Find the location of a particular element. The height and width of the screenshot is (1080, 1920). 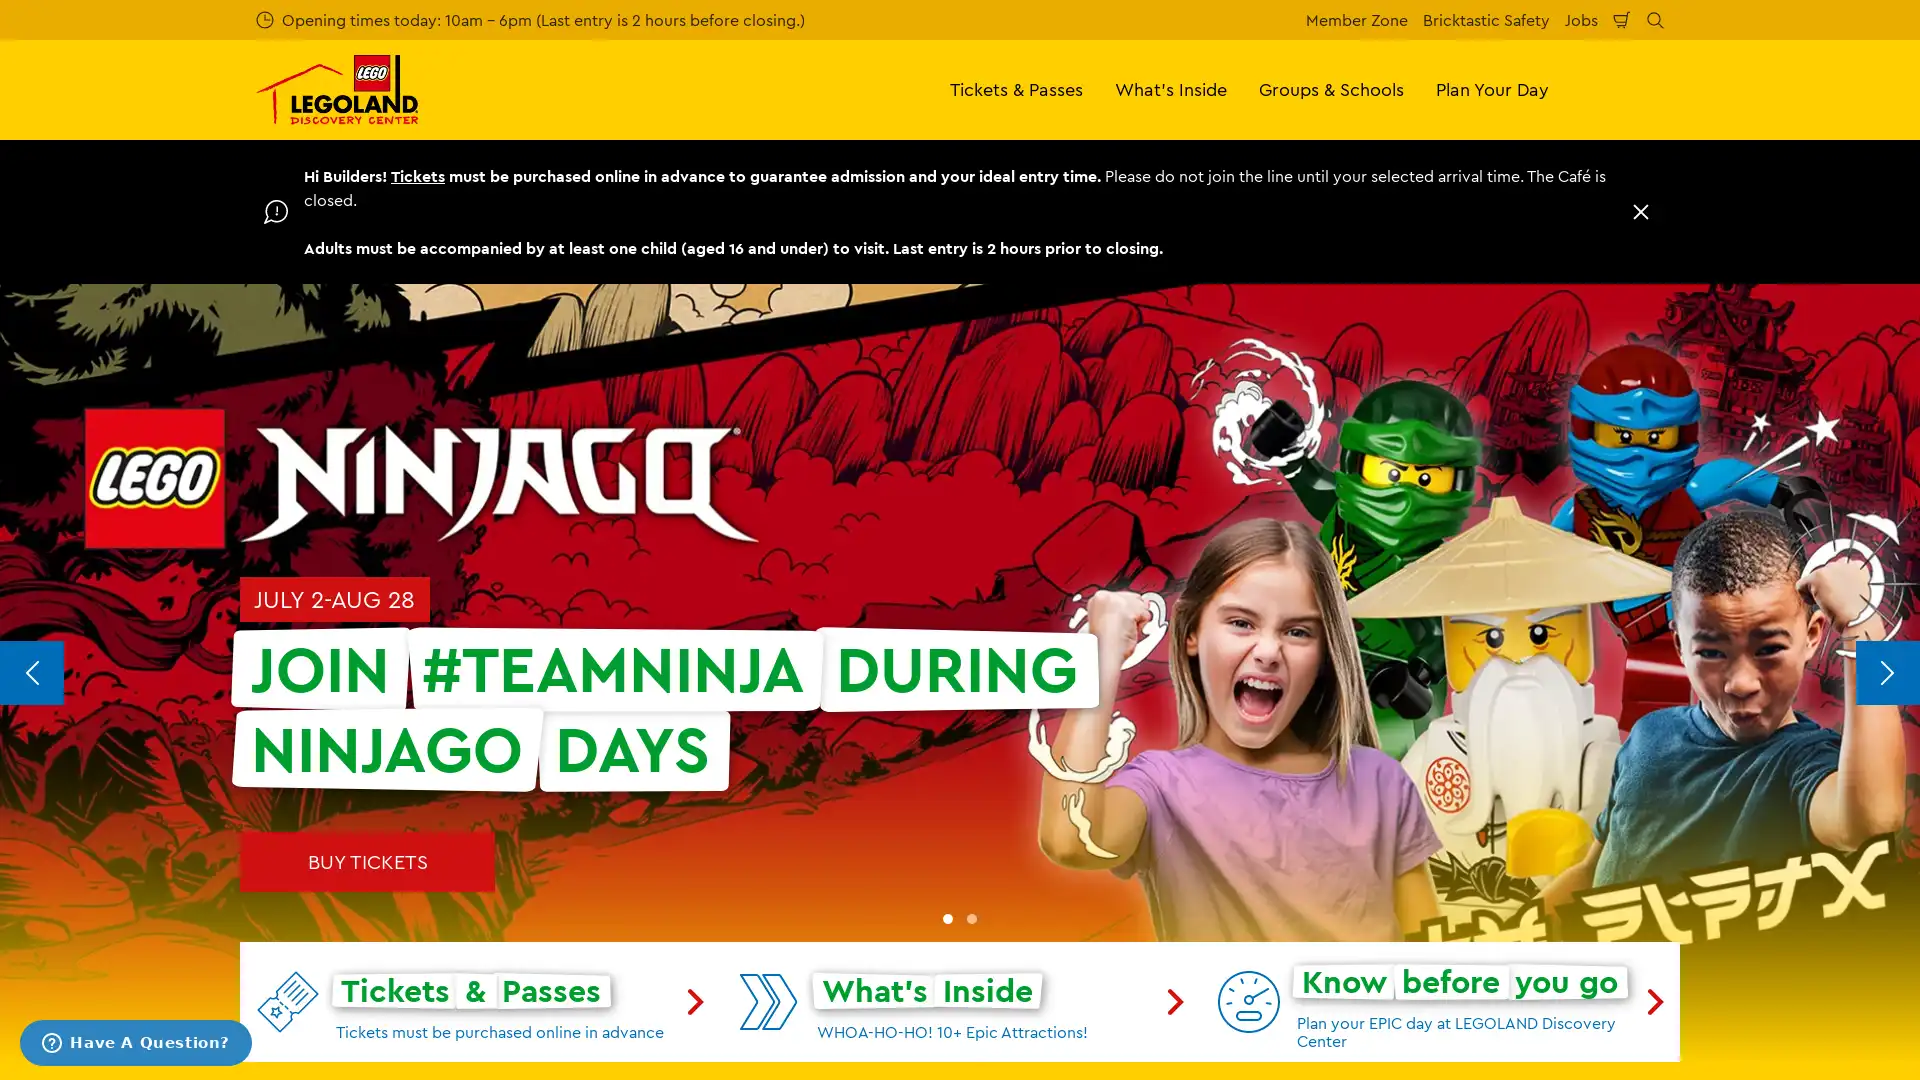

Tickets & Passes is located at coordinates (1016, 88).